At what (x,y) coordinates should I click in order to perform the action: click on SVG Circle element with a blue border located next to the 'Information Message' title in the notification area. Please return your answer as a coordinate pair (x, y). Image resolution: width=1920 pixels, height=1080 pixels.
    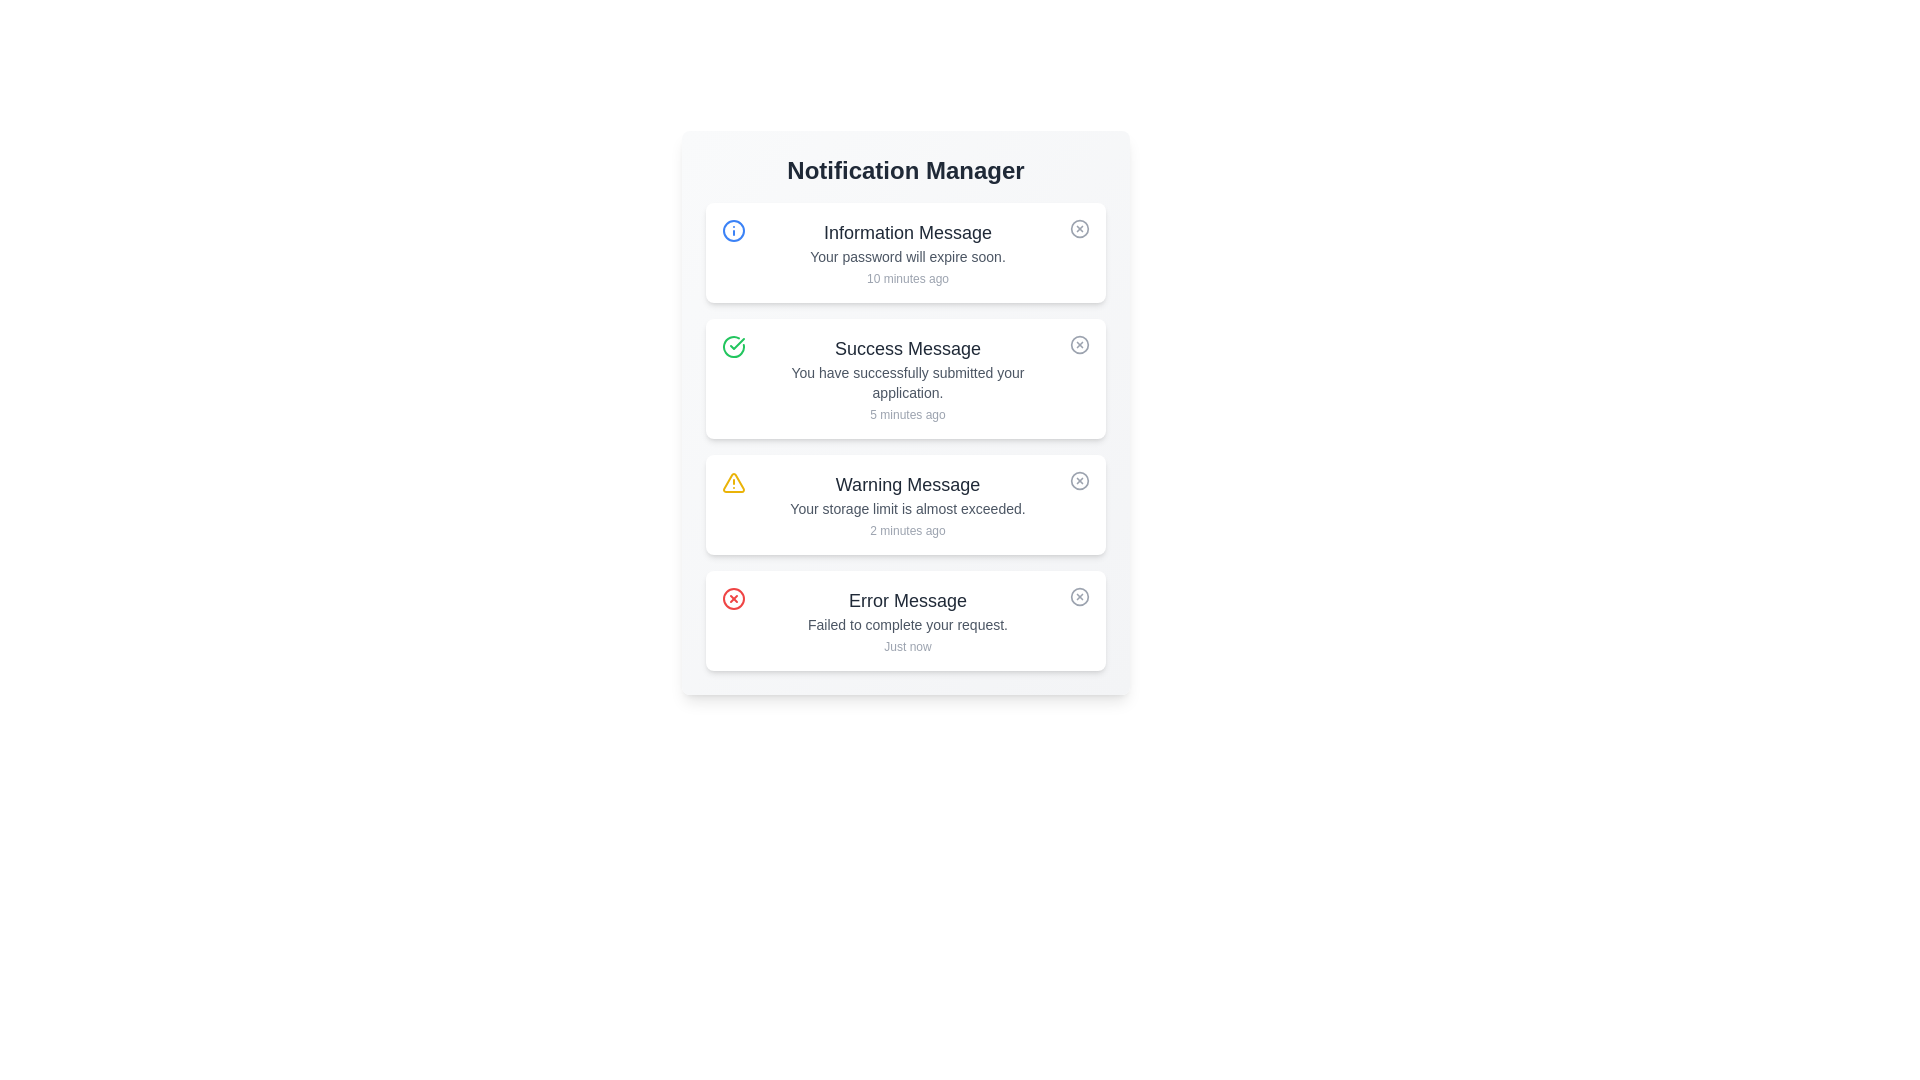
    Looking at the image, I should click on (733, 230).